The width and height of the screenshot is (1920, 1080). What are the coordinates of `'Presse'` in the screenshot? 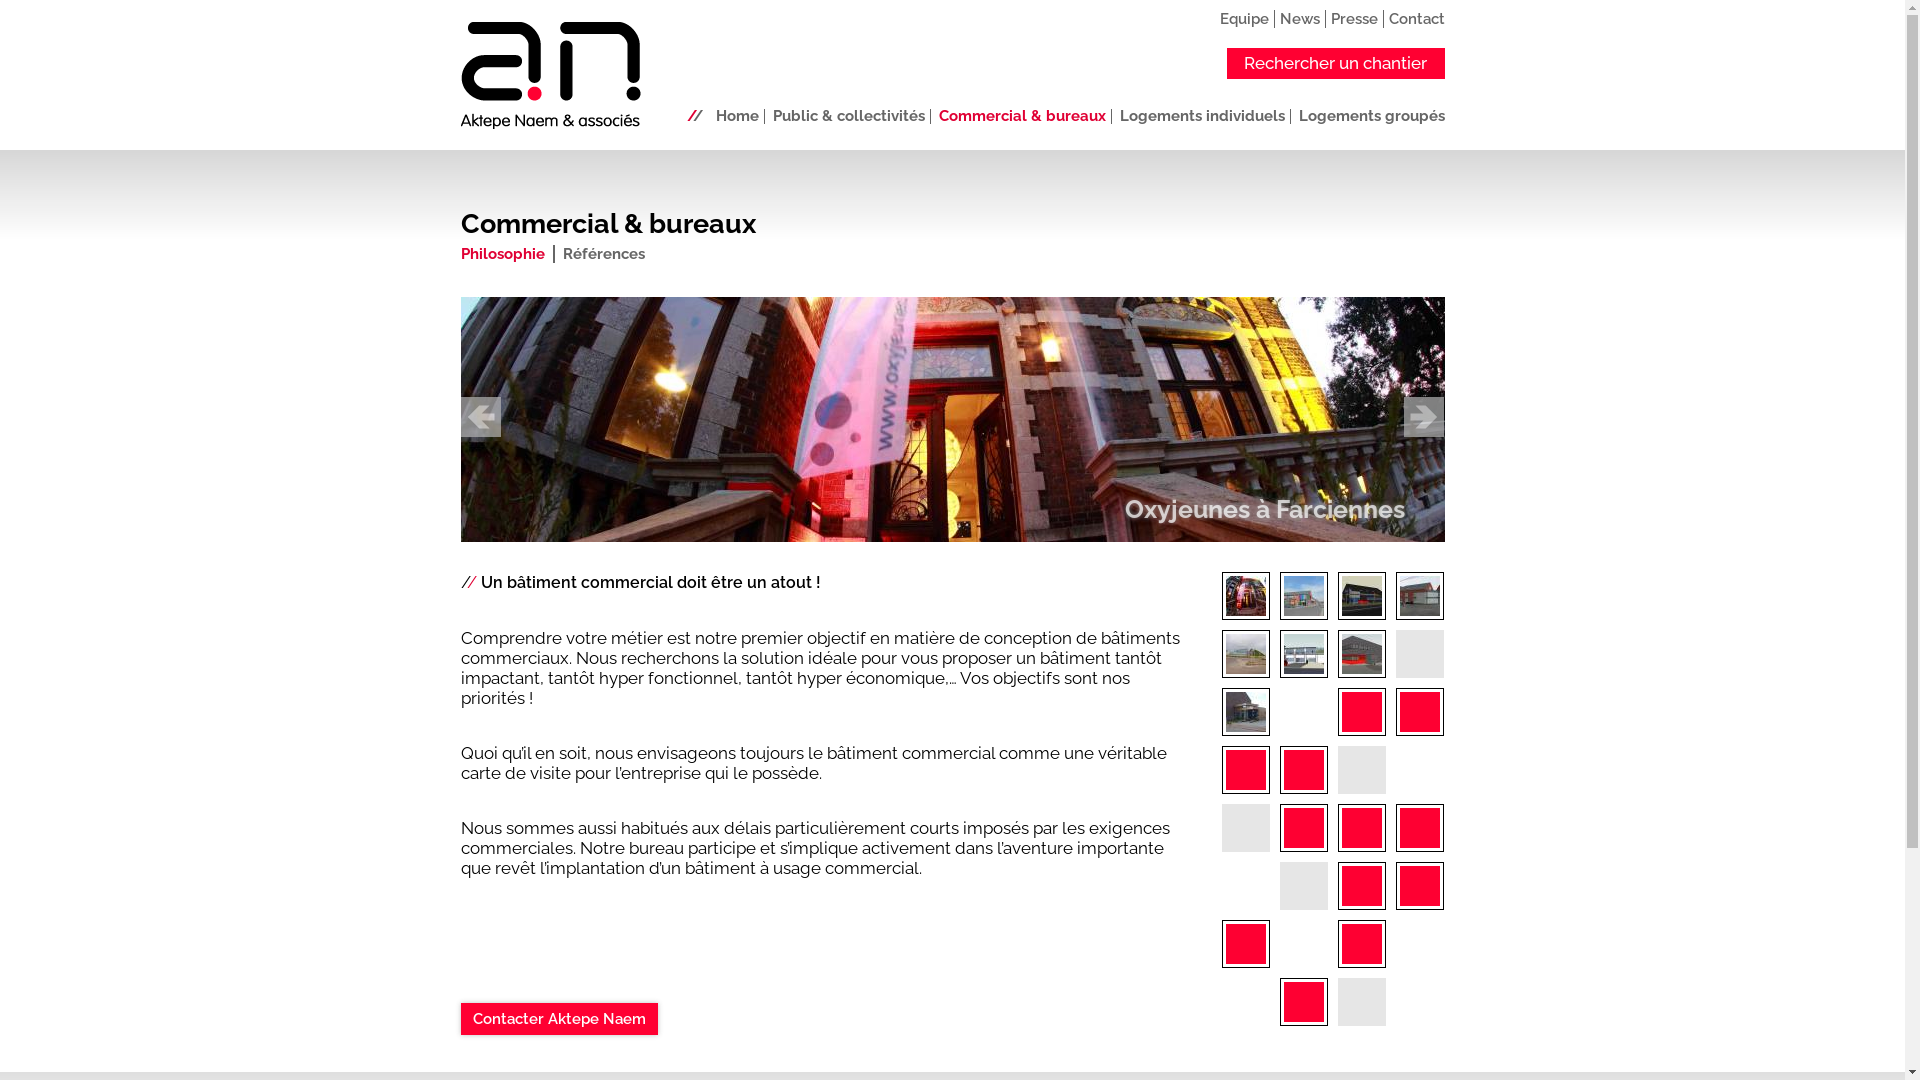 It's located at (1353, 18).